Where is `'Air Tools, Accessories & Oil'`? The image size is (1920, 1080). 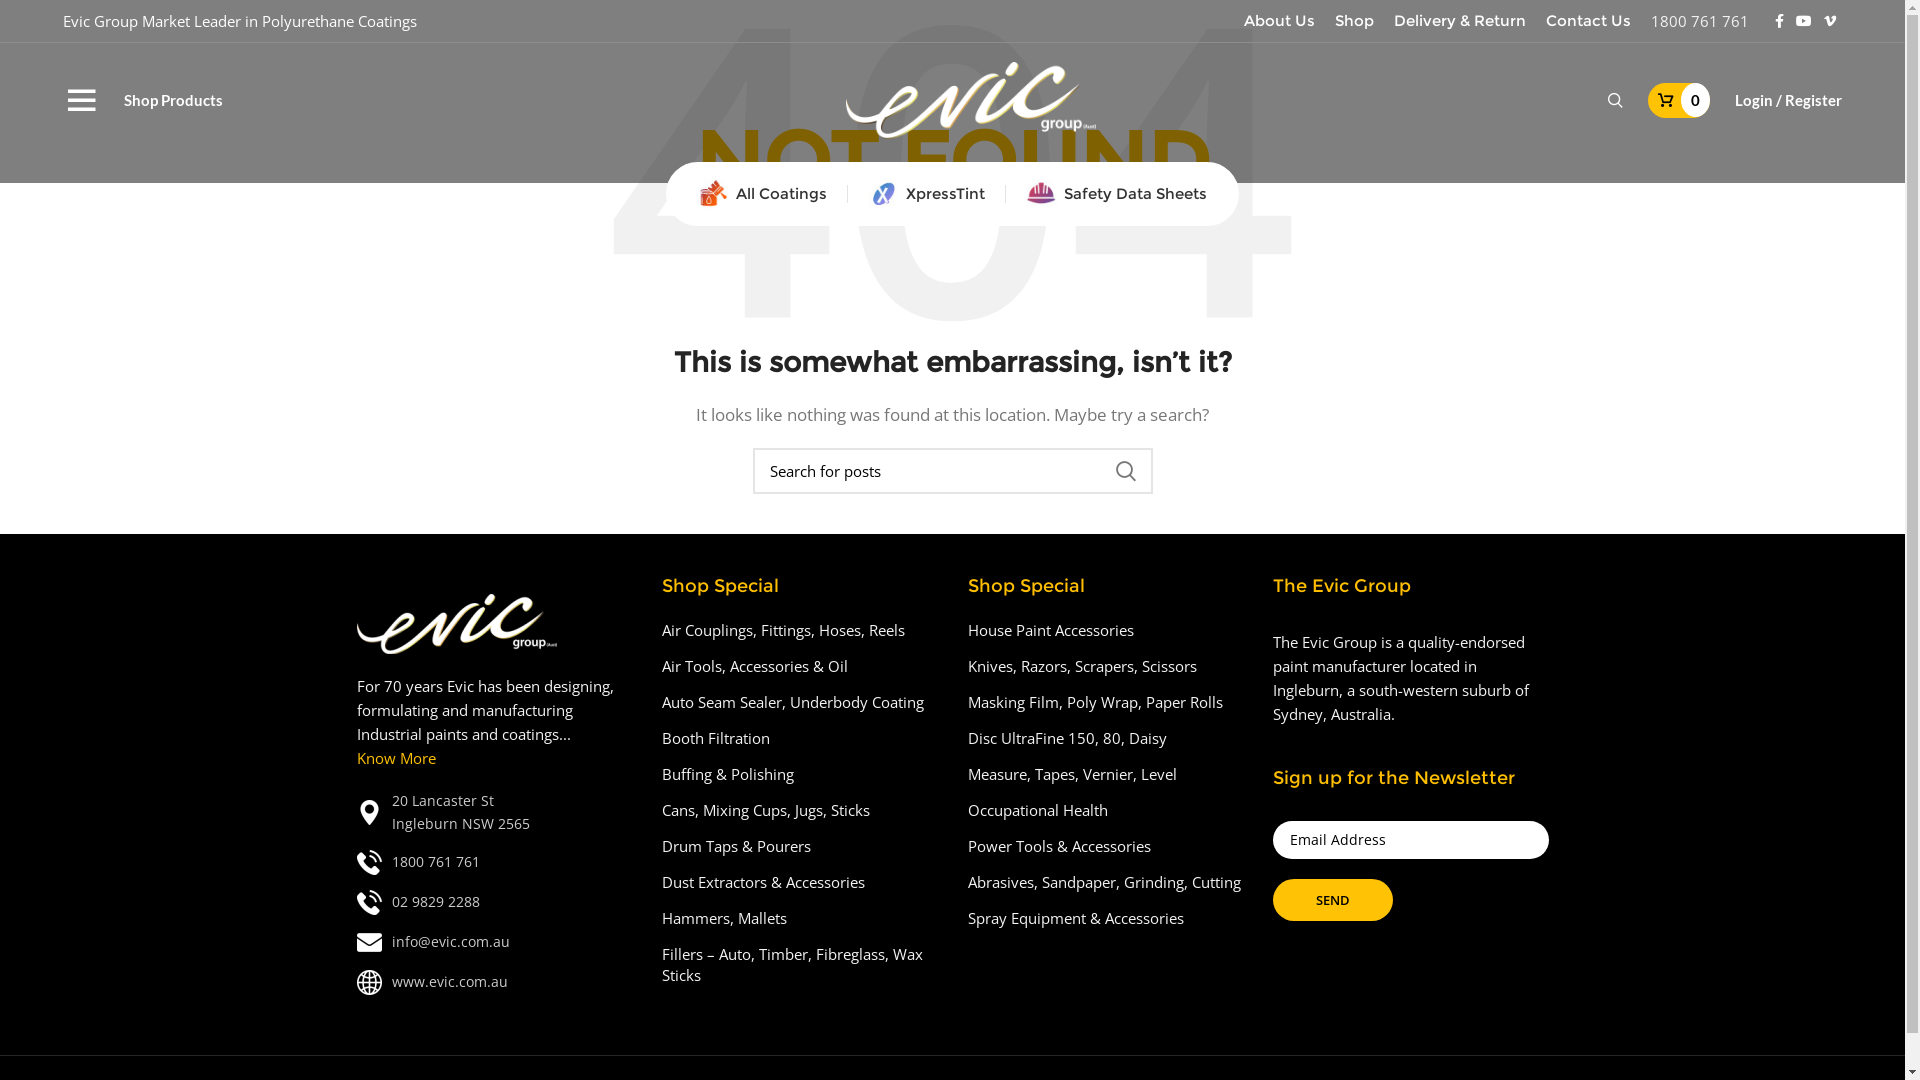 'Air Tools, Accessories & Oil' is located at coordinates (754, 666).